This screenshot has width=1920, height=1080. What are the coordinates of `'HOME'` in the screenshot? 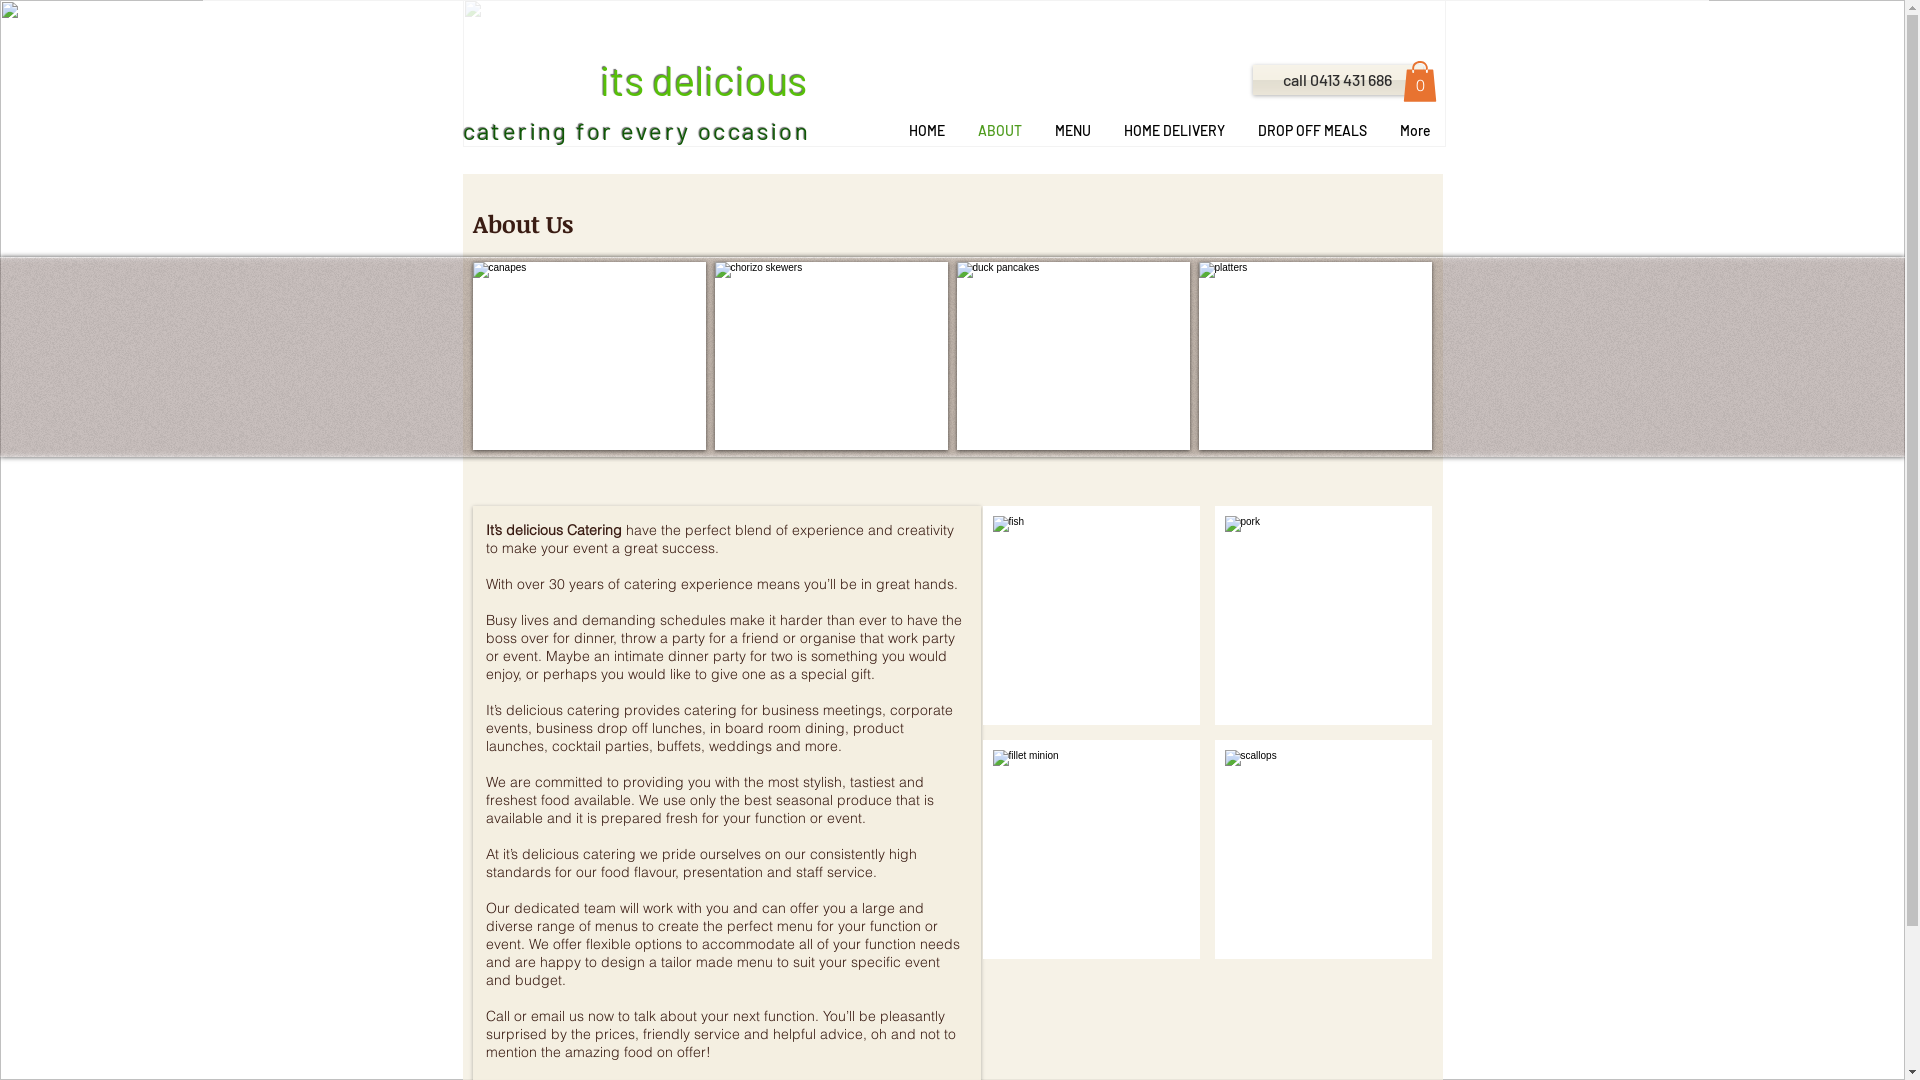 It's located at (925, 131).